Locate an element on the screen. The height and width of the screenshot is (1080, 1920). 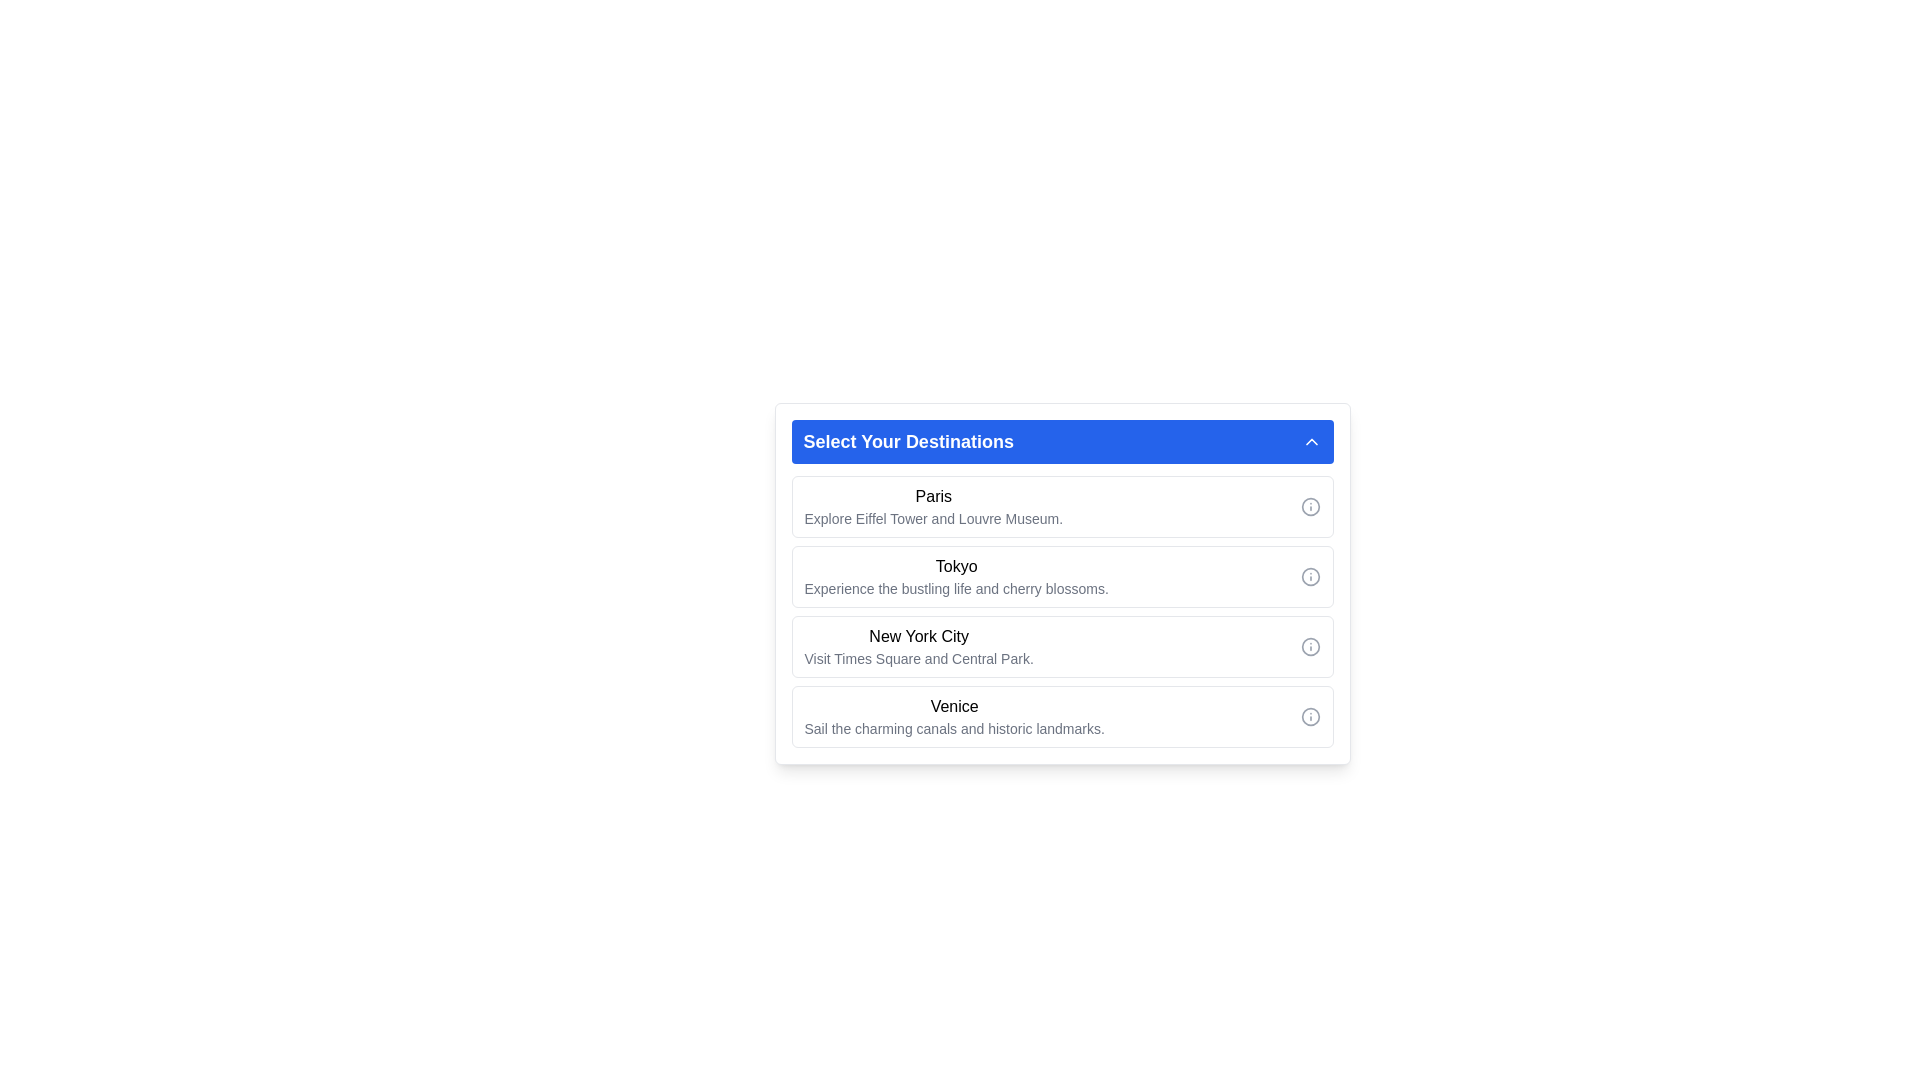
the information icon, which is a gray circular design with a lowercase 'i' in the center, located at the far right of the 'New York City' item in the destination list, adjacent to the description text 'Visit Times Square and Central Park' is located at coordinates (1310, 647).